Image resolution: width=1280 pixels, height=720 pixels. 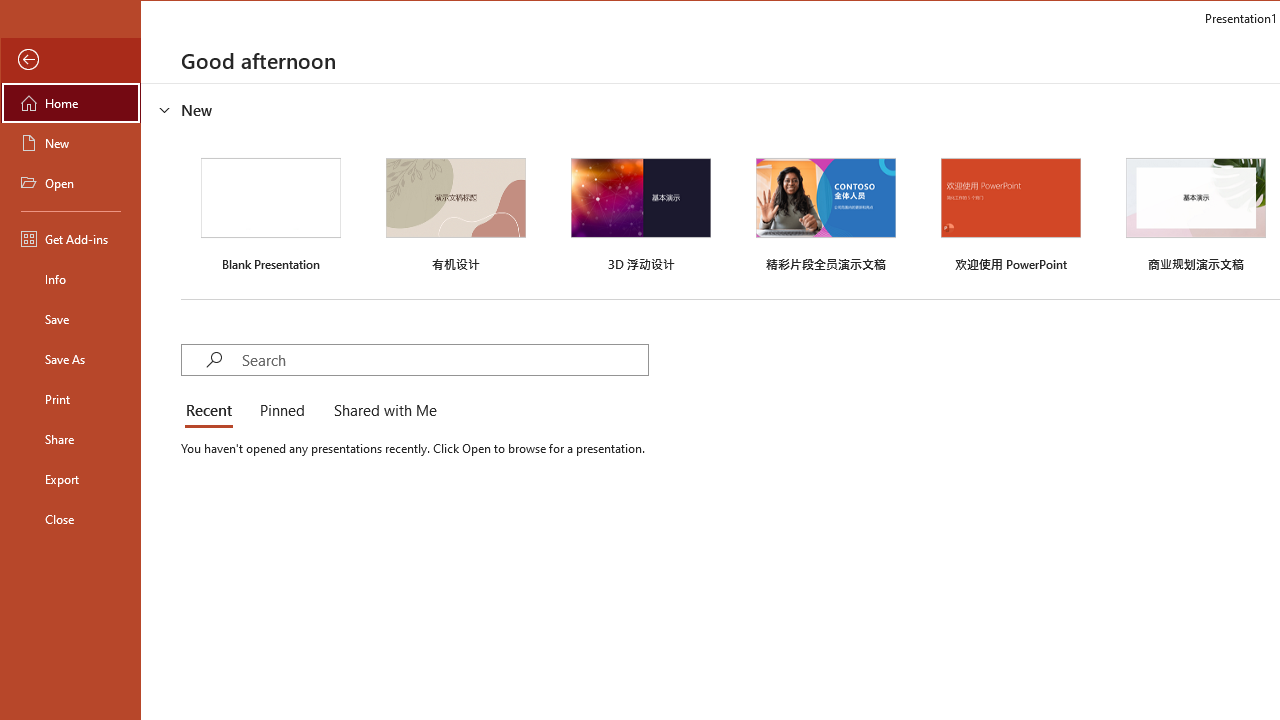 I want to click on 'Shared with Me', so click(x=381, y=410).